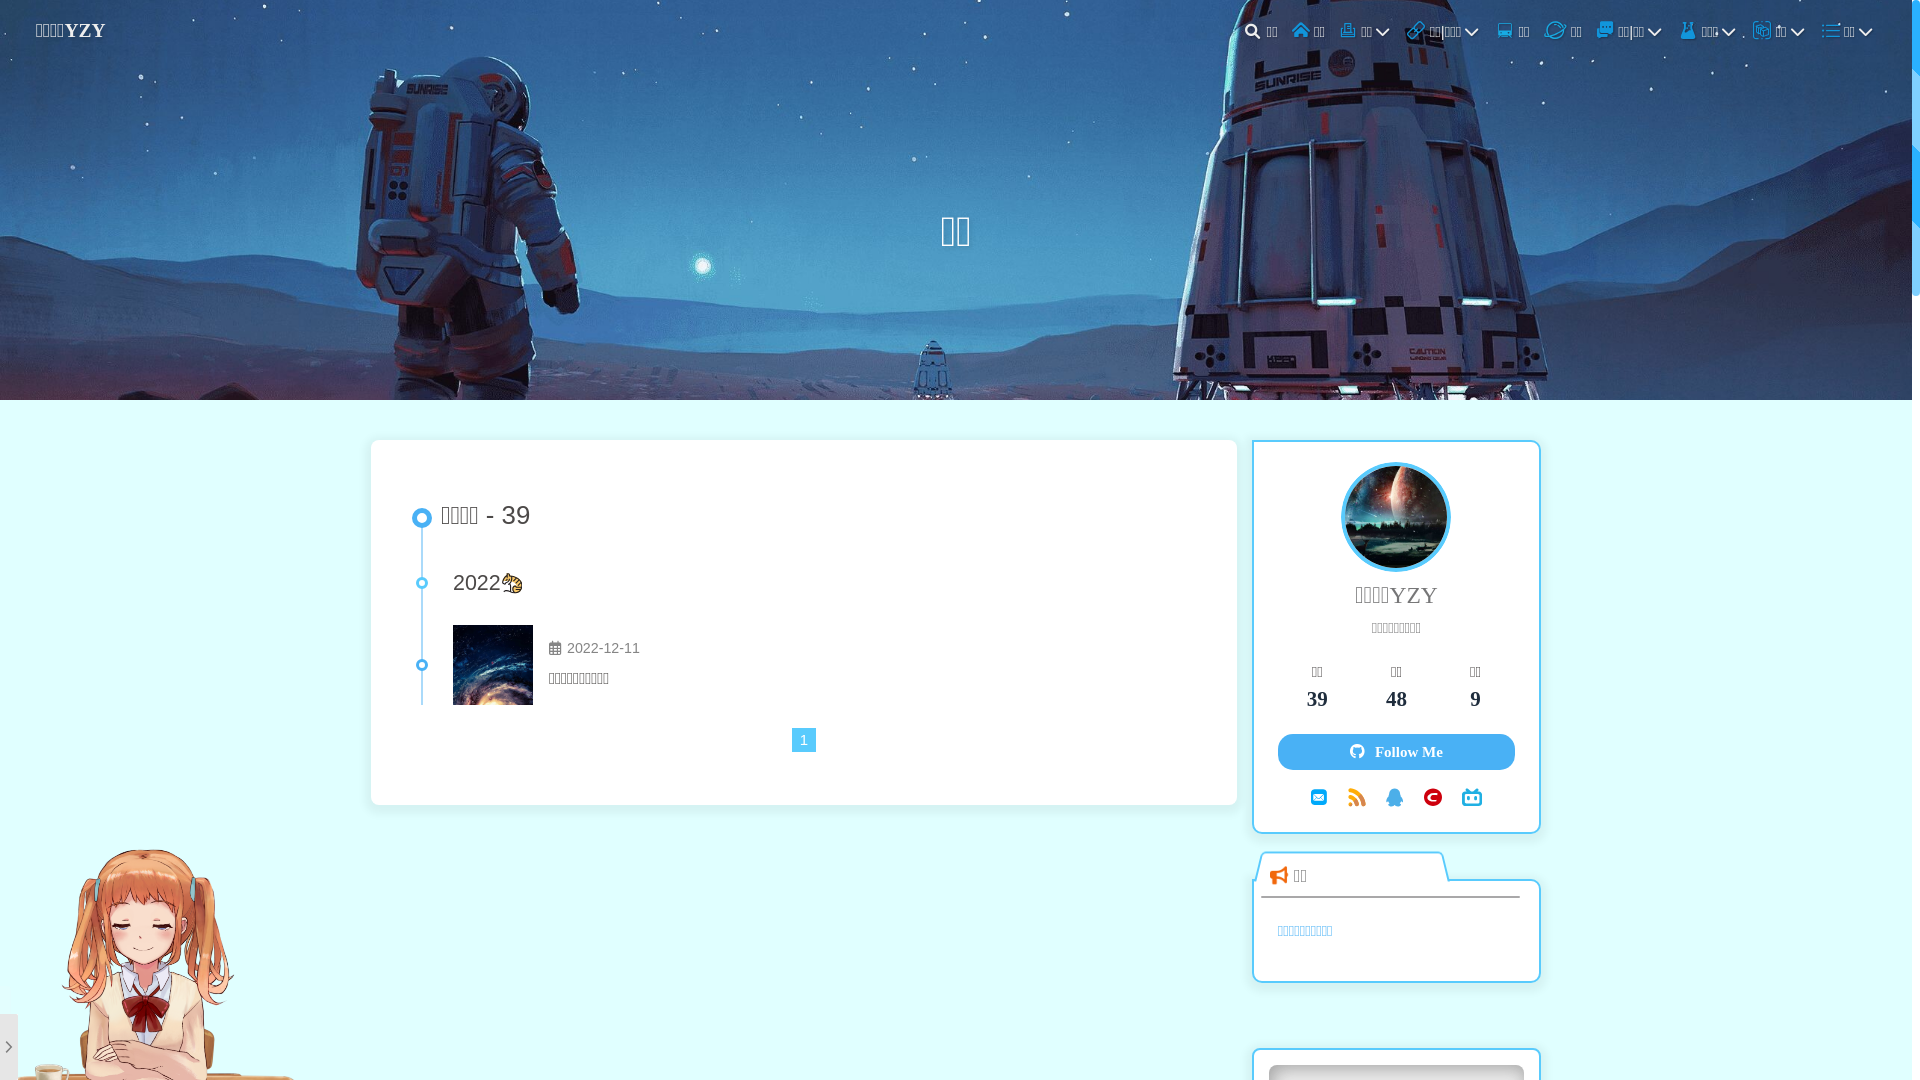  Describe the element at coordinates (1395, 752) in the screenshot. I see `'Follow Me'` at that location.